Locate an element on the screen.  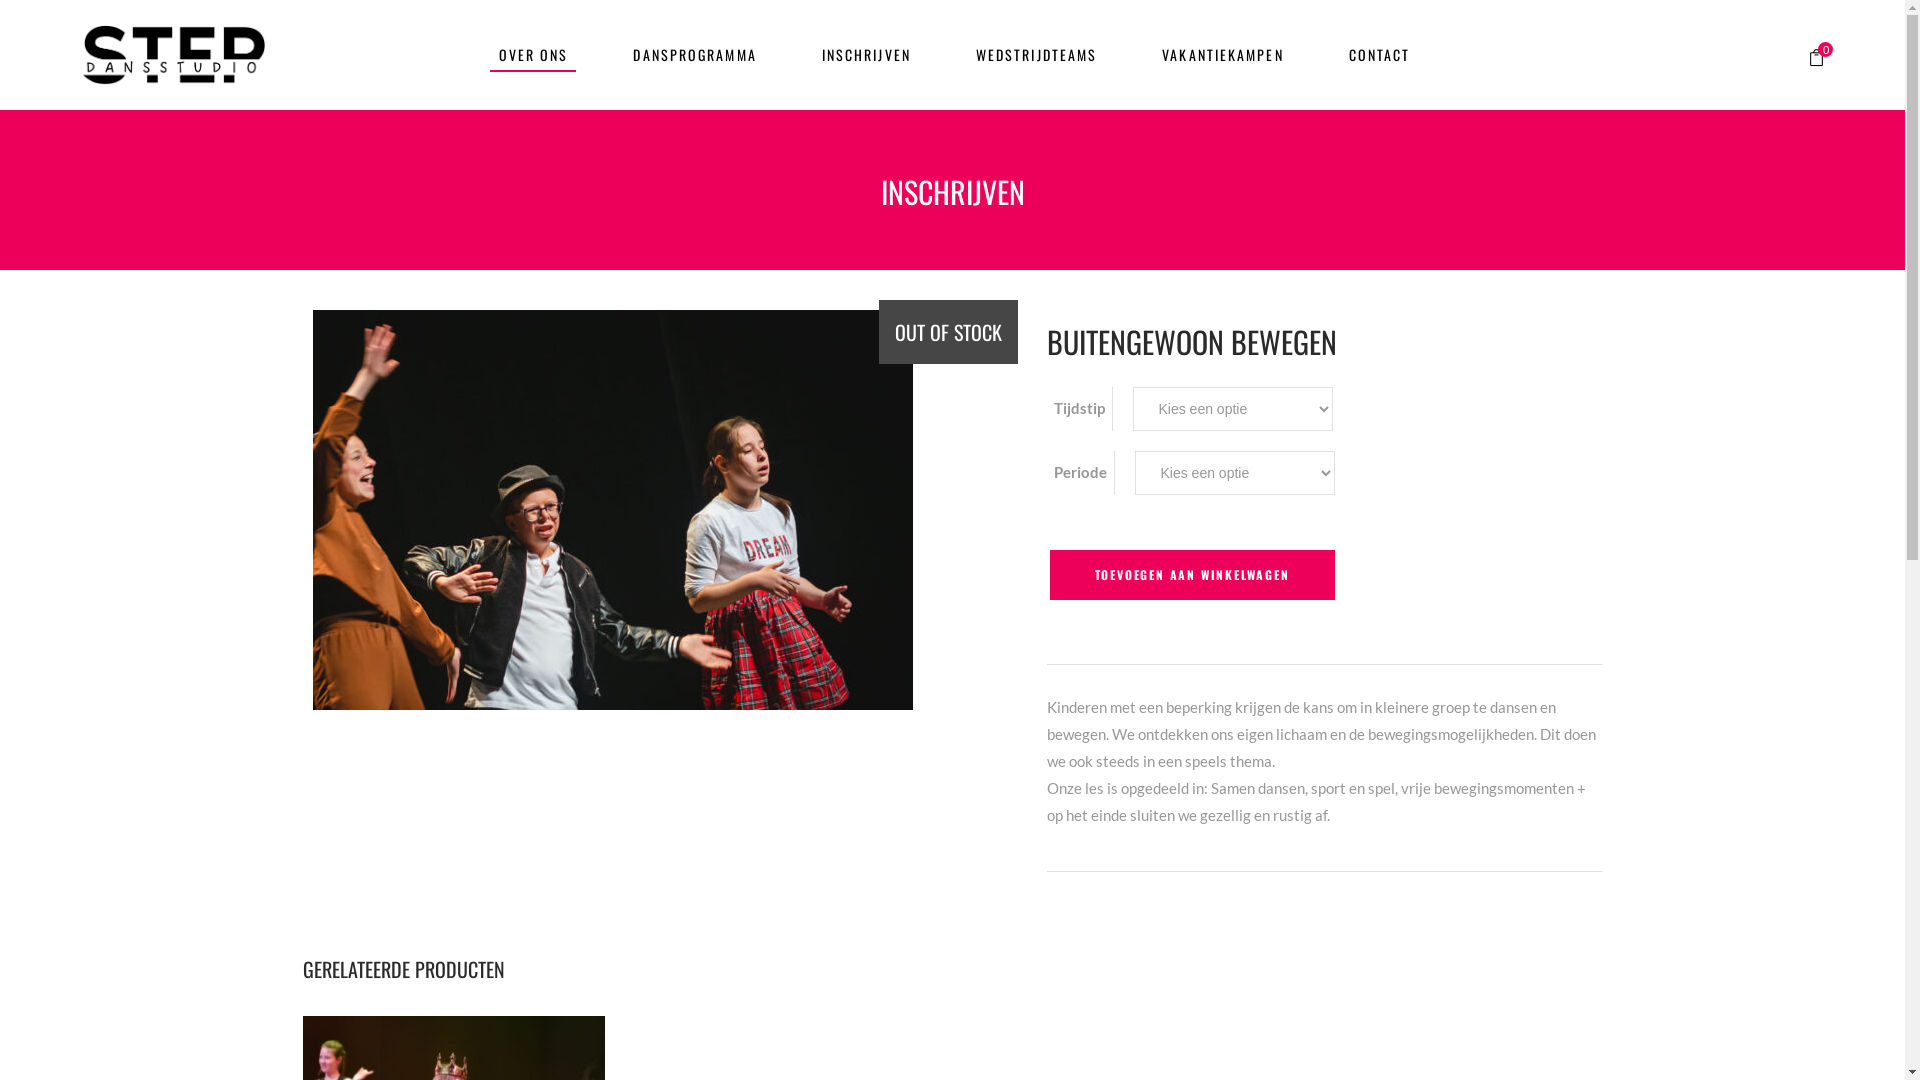
'OVER ONS' is located at coordinates (533, 53).